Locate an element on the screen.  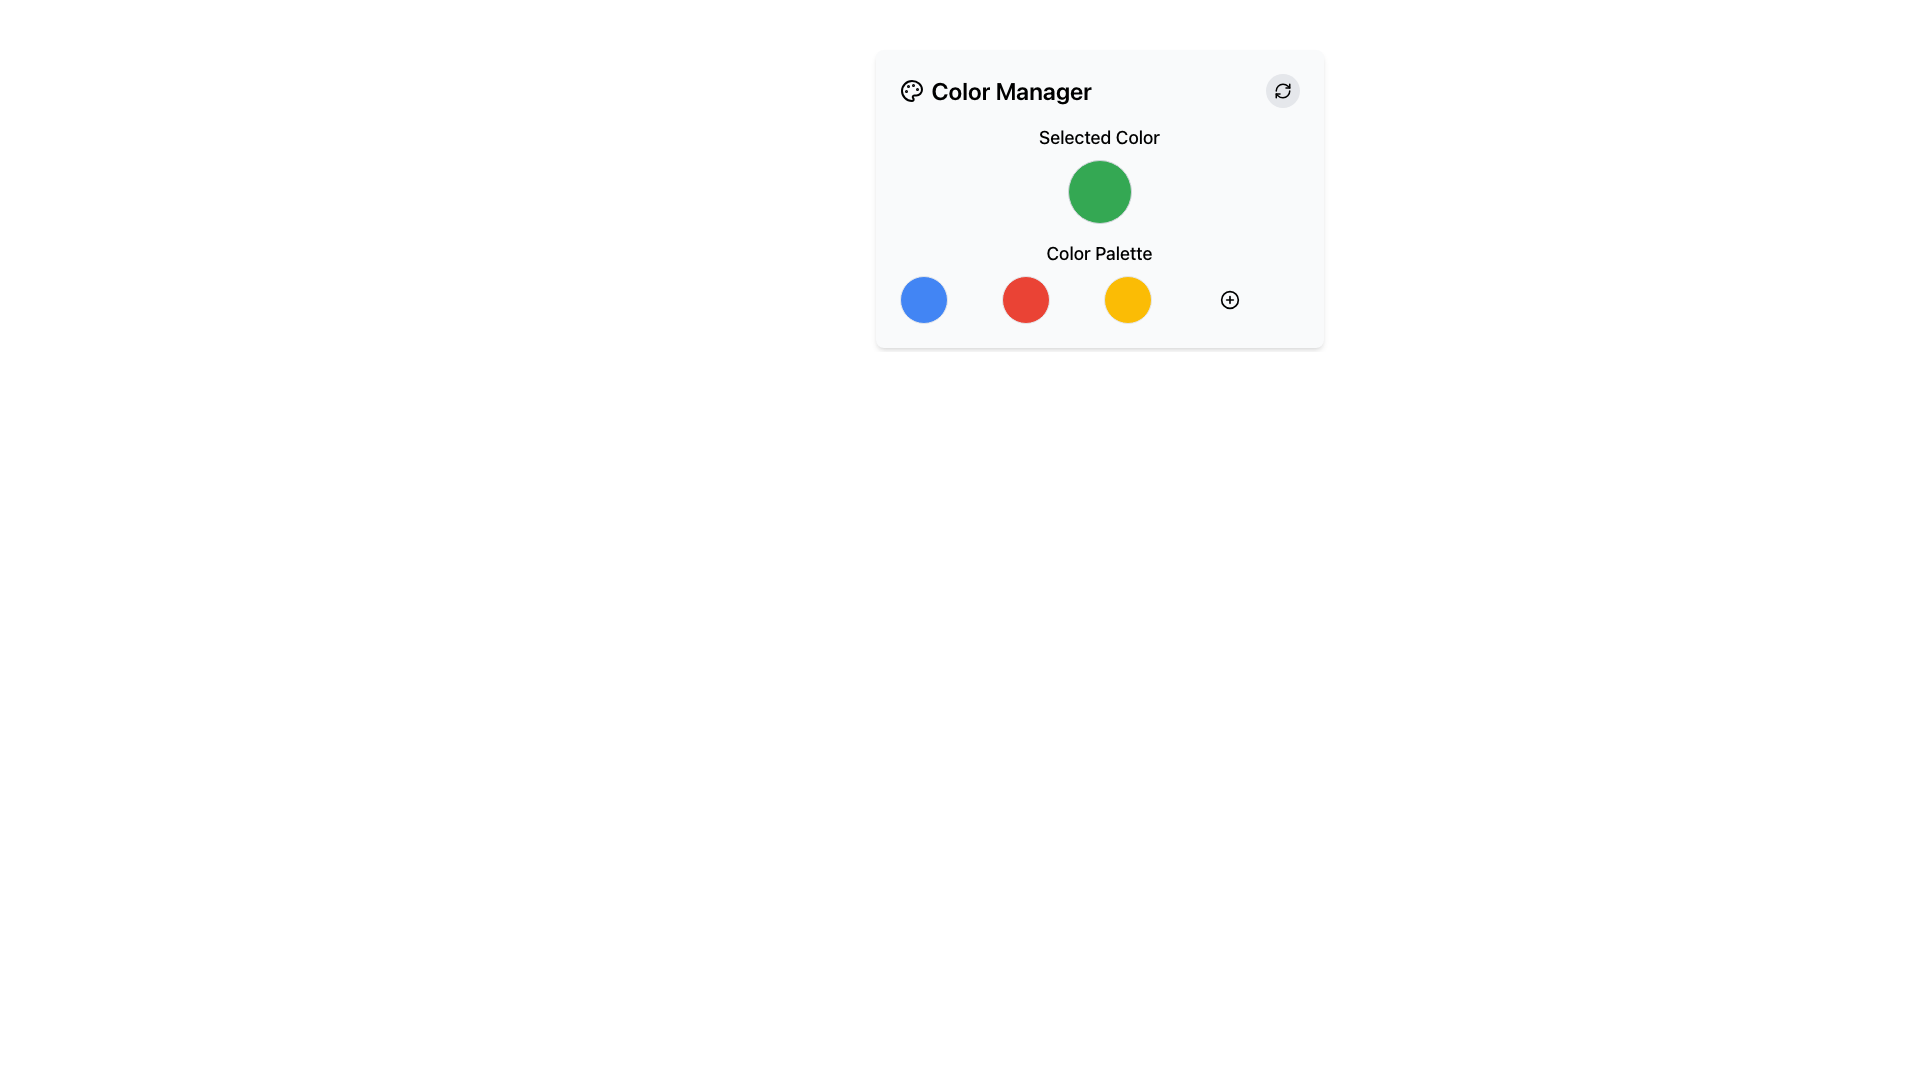
the refresh icon button located in the upper-right corner of the 'Color Manager' card is located at coordinates (1282, 91).